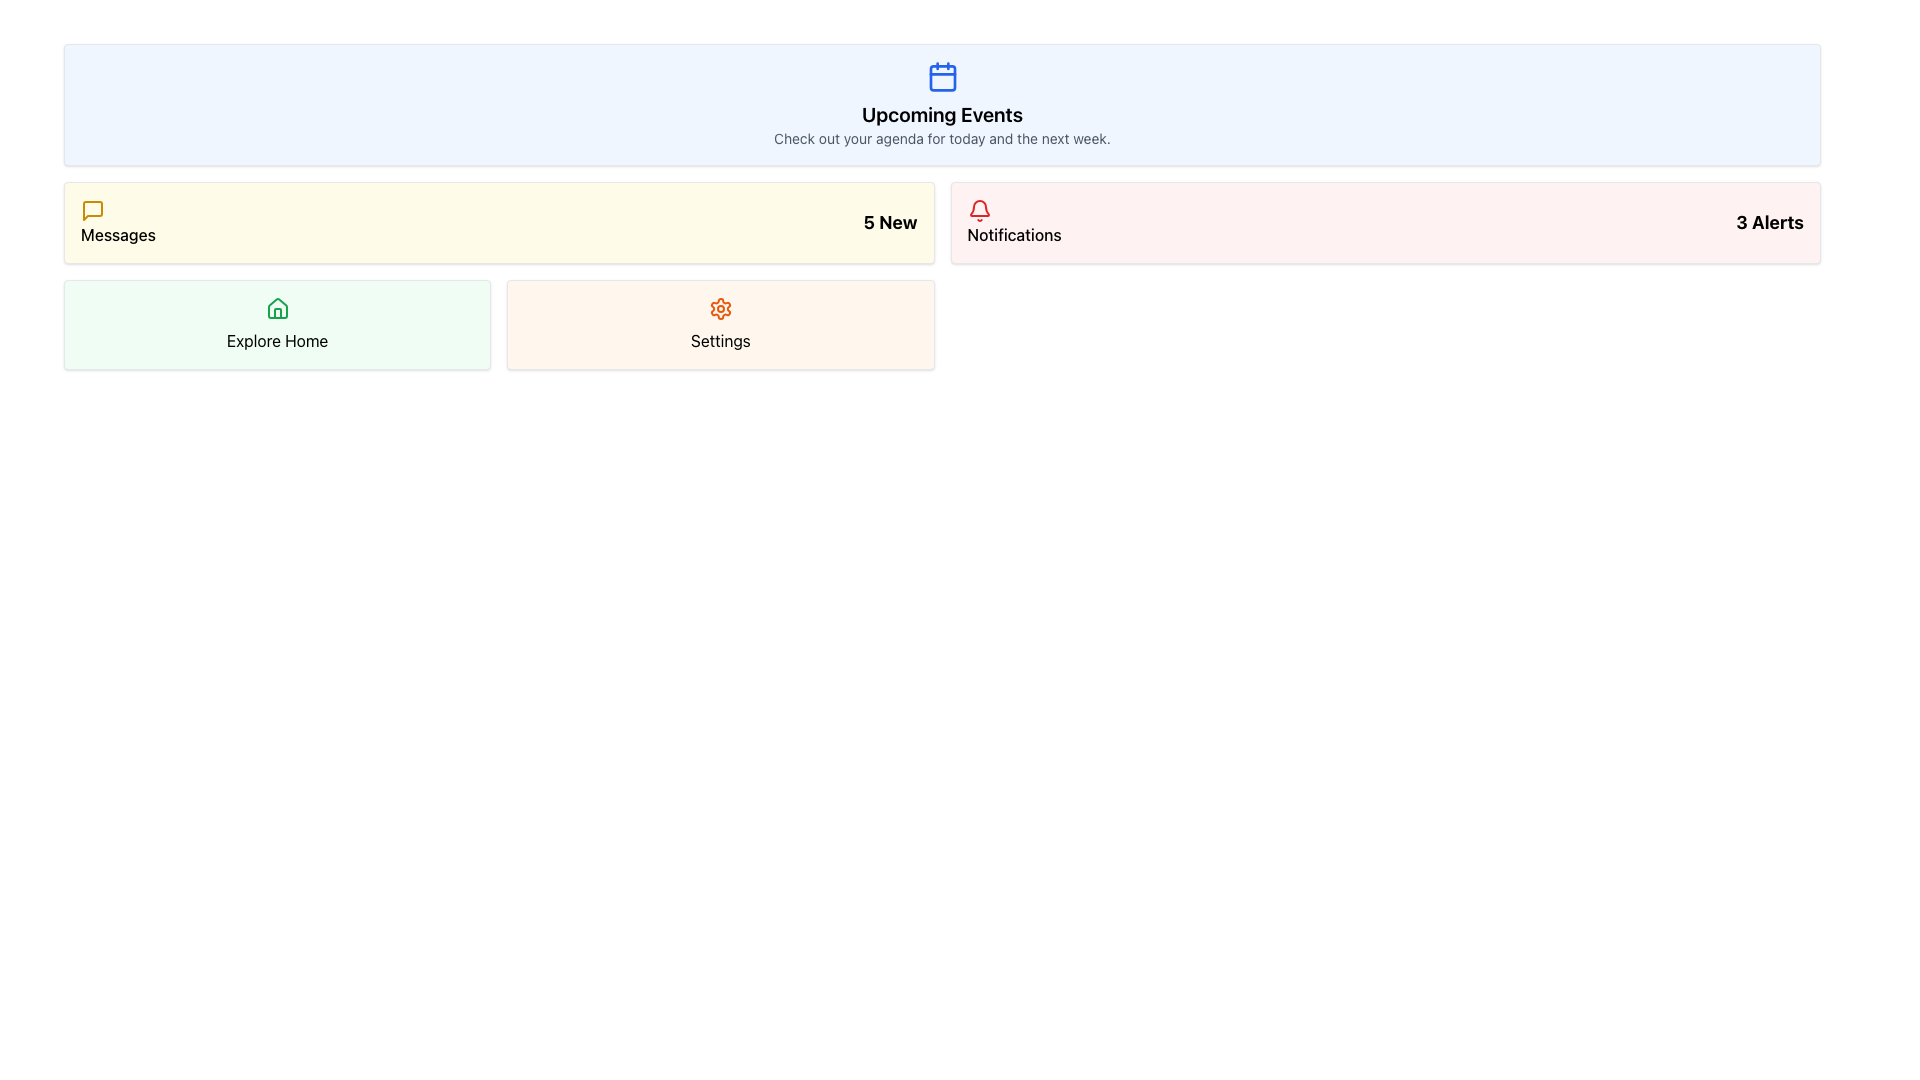 The width and height of the screenshot is (1920, 1080). What do you see at coordinates (941, 76) in the screenshot?
I see `the blue calendar icon above the 'Upcoming Events' text in the light blue background section` at bounding box center [941, 76].